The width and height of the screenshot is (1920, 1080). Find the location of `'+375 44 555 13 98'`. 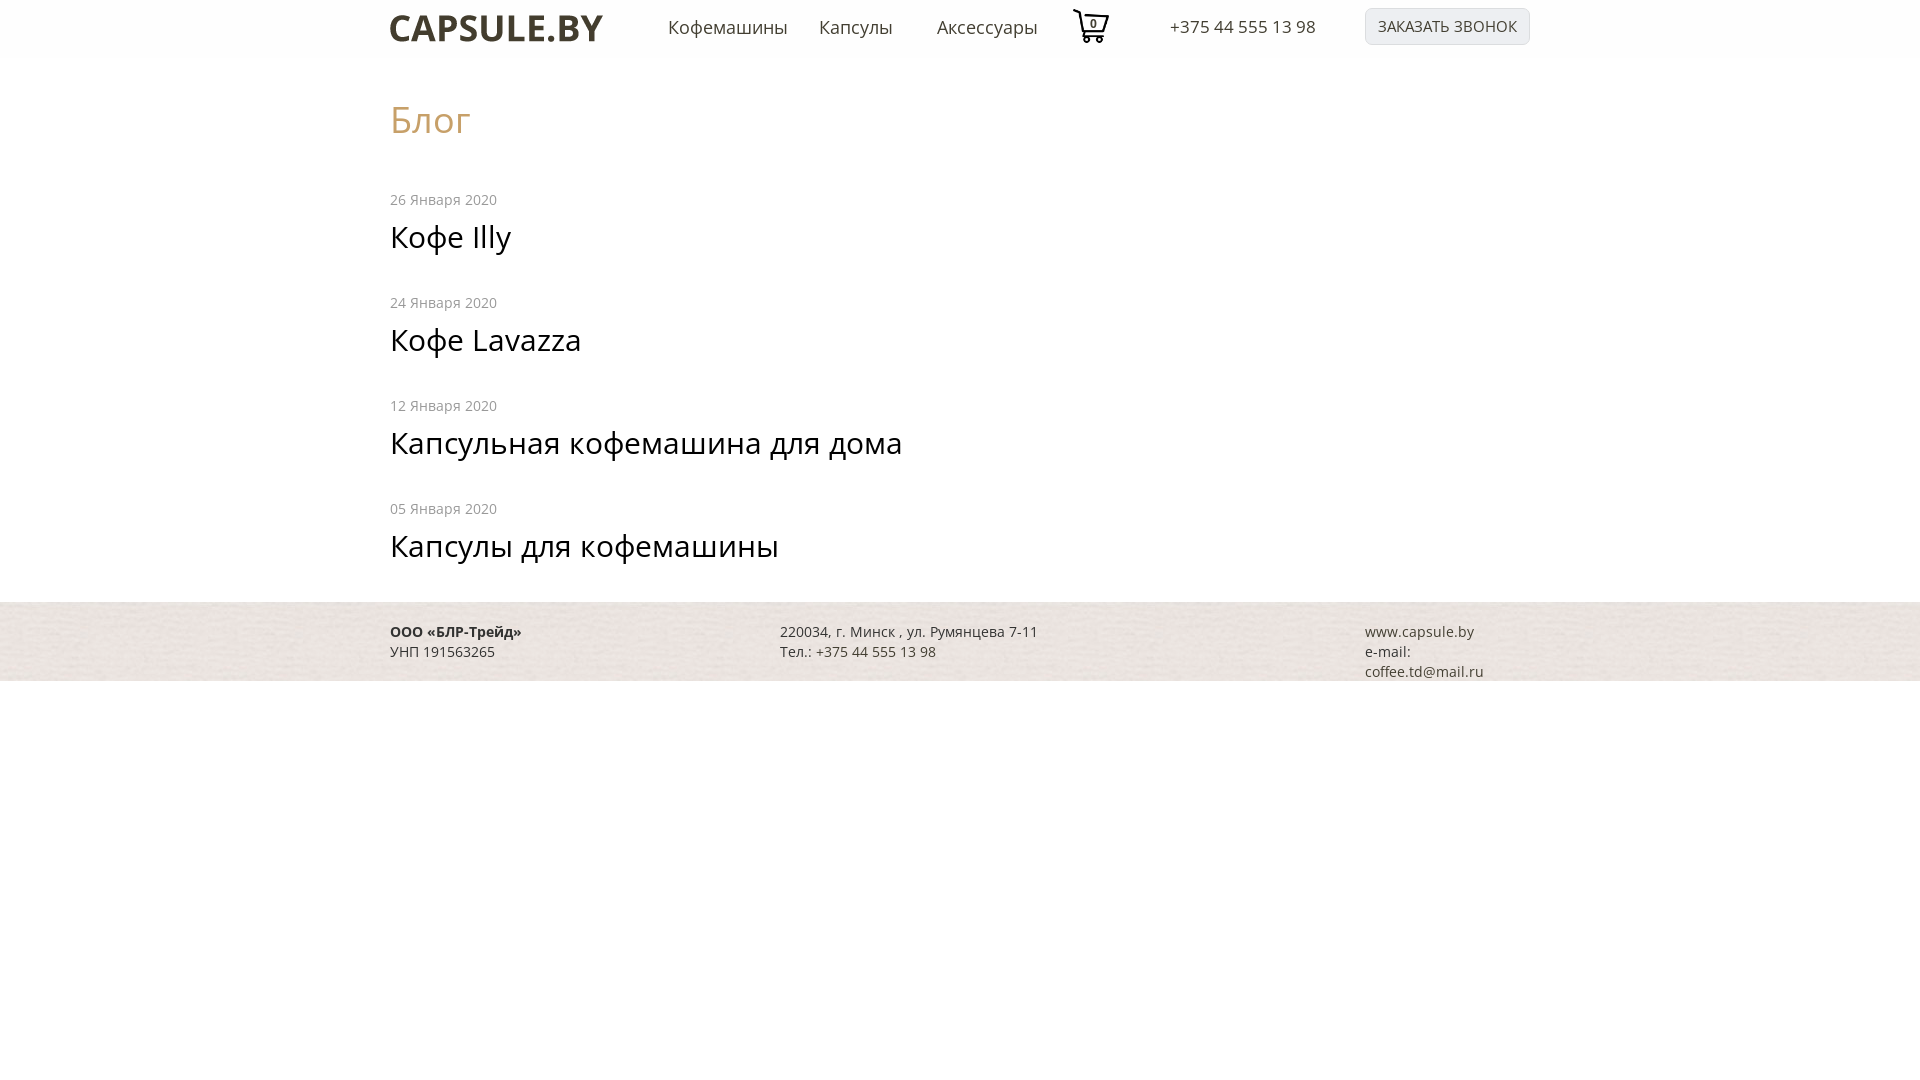

'+375 44 555 13 98' is located at coordinates (875, 651).